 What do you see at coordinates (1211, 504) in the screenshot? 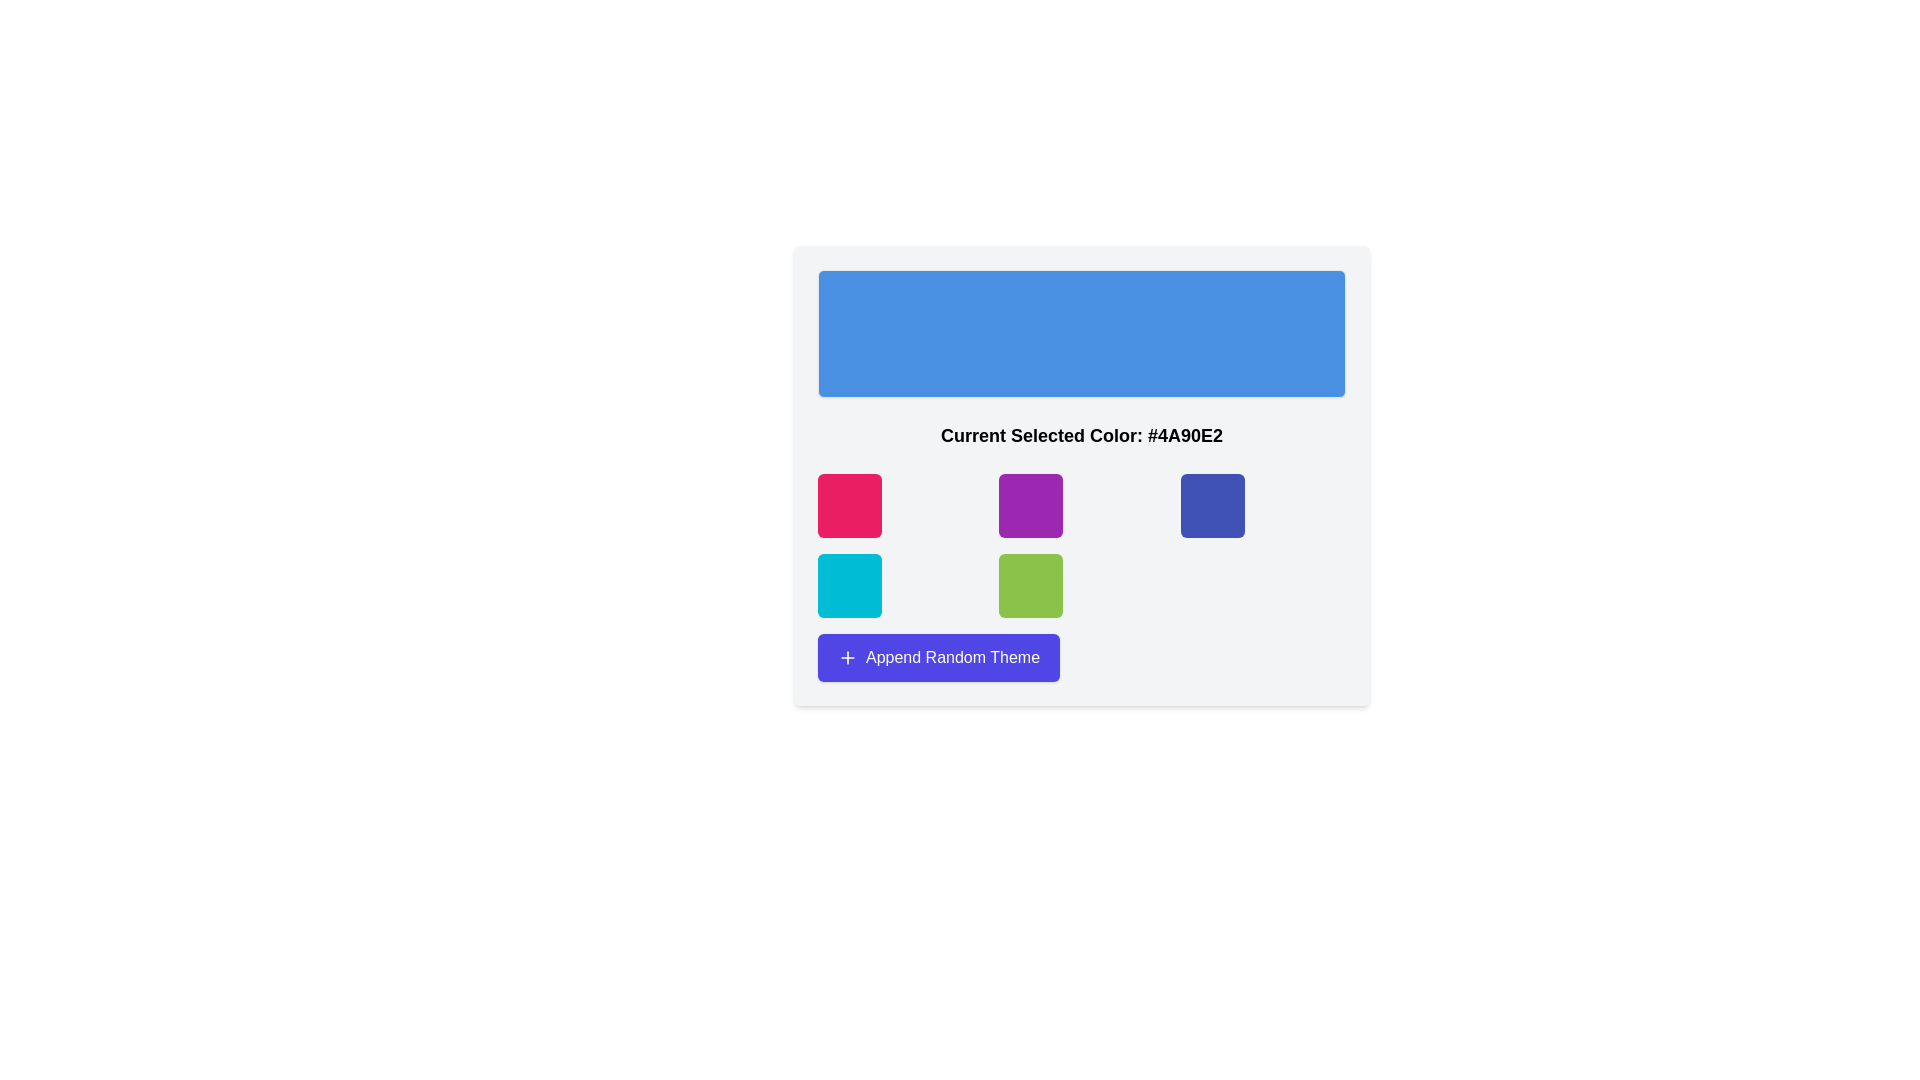
I see `the button` at bounding box center [1211, 504].